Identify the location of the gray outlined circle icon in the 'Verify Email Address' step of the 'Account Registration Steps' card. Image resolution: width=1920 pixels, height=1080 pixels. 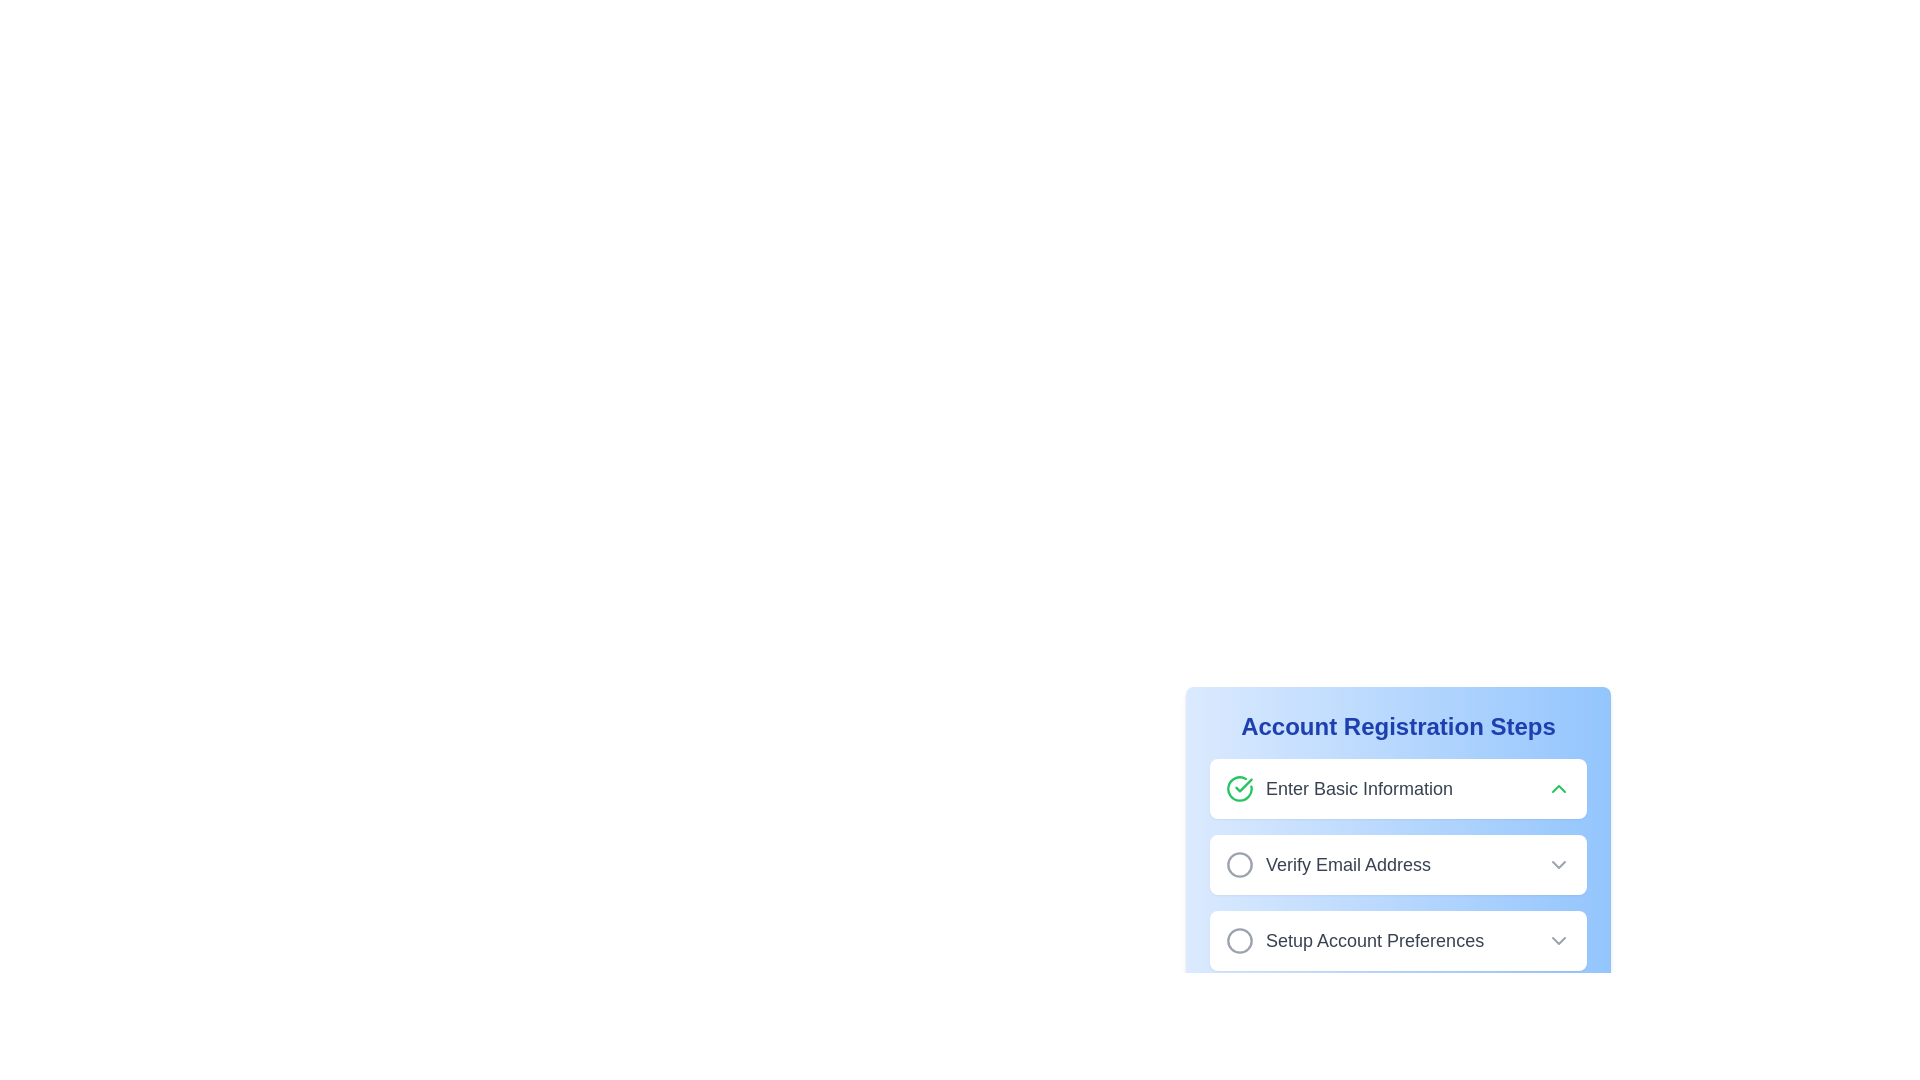
(1238, 863).